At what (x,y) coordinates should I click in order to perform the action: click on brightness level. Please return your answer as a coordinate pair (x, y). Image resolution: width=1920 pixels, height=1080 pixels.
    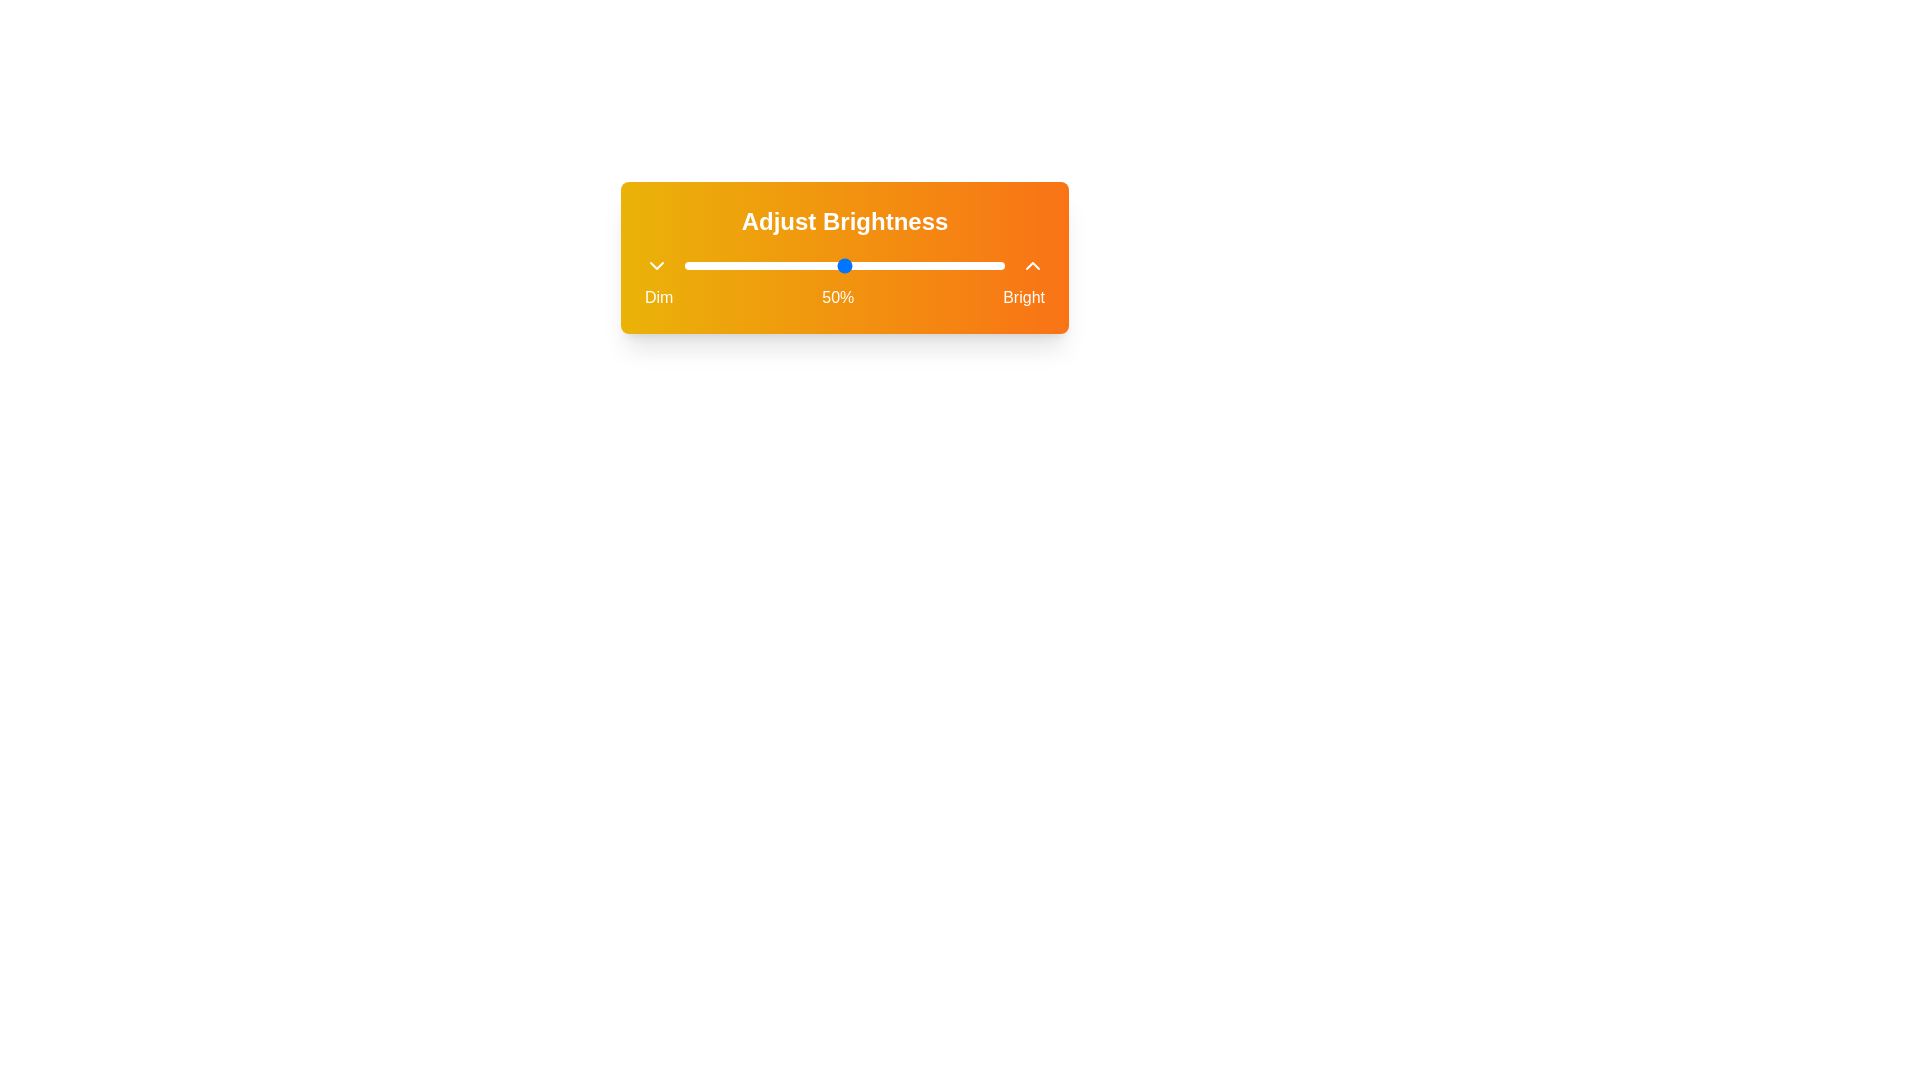
    Looking at the image, I should click on (728, 265).